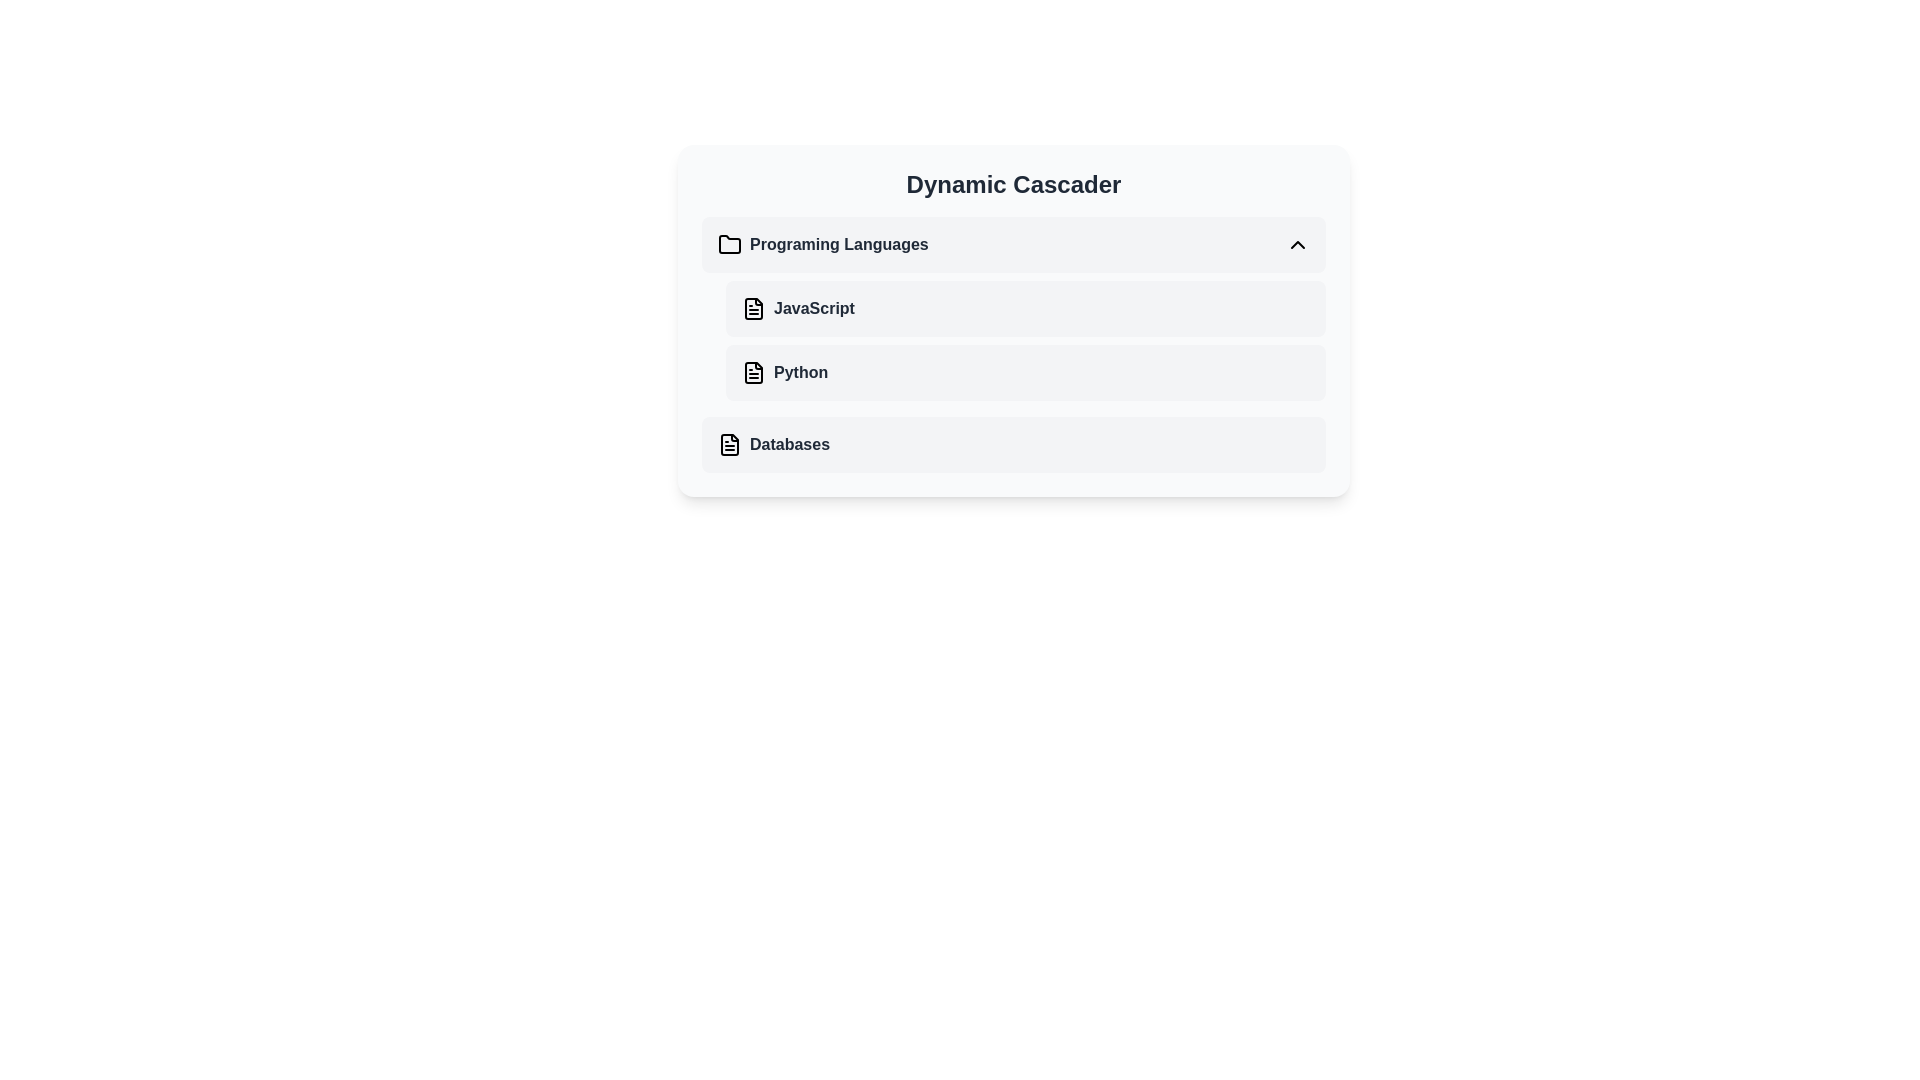 The image size is (1920, 1080). Describe the element at coordinates (1026, 373) in the screenshot. I see `the second selectable option in the 'Programming Languages' dropdown menu, which represents 'Python'` at that location.